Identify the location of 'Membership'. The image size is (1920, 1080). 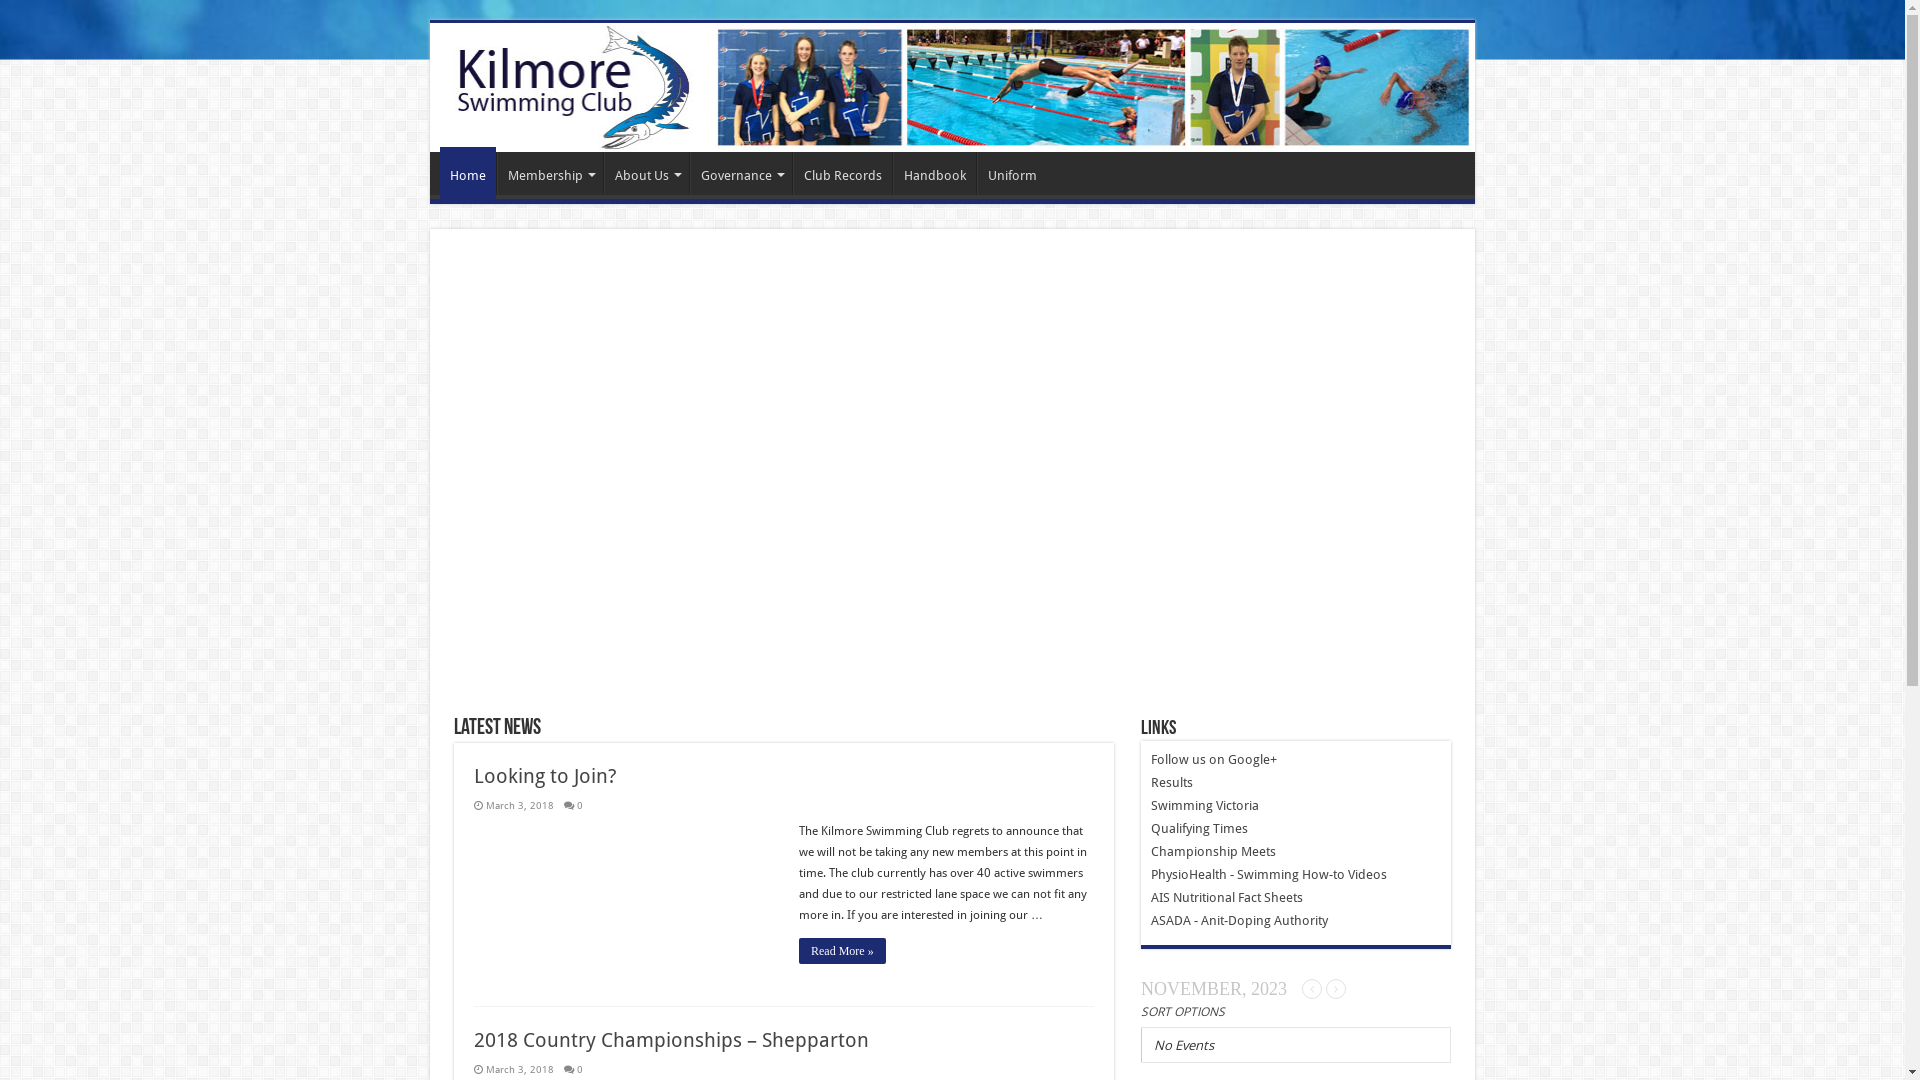
(550, 172).